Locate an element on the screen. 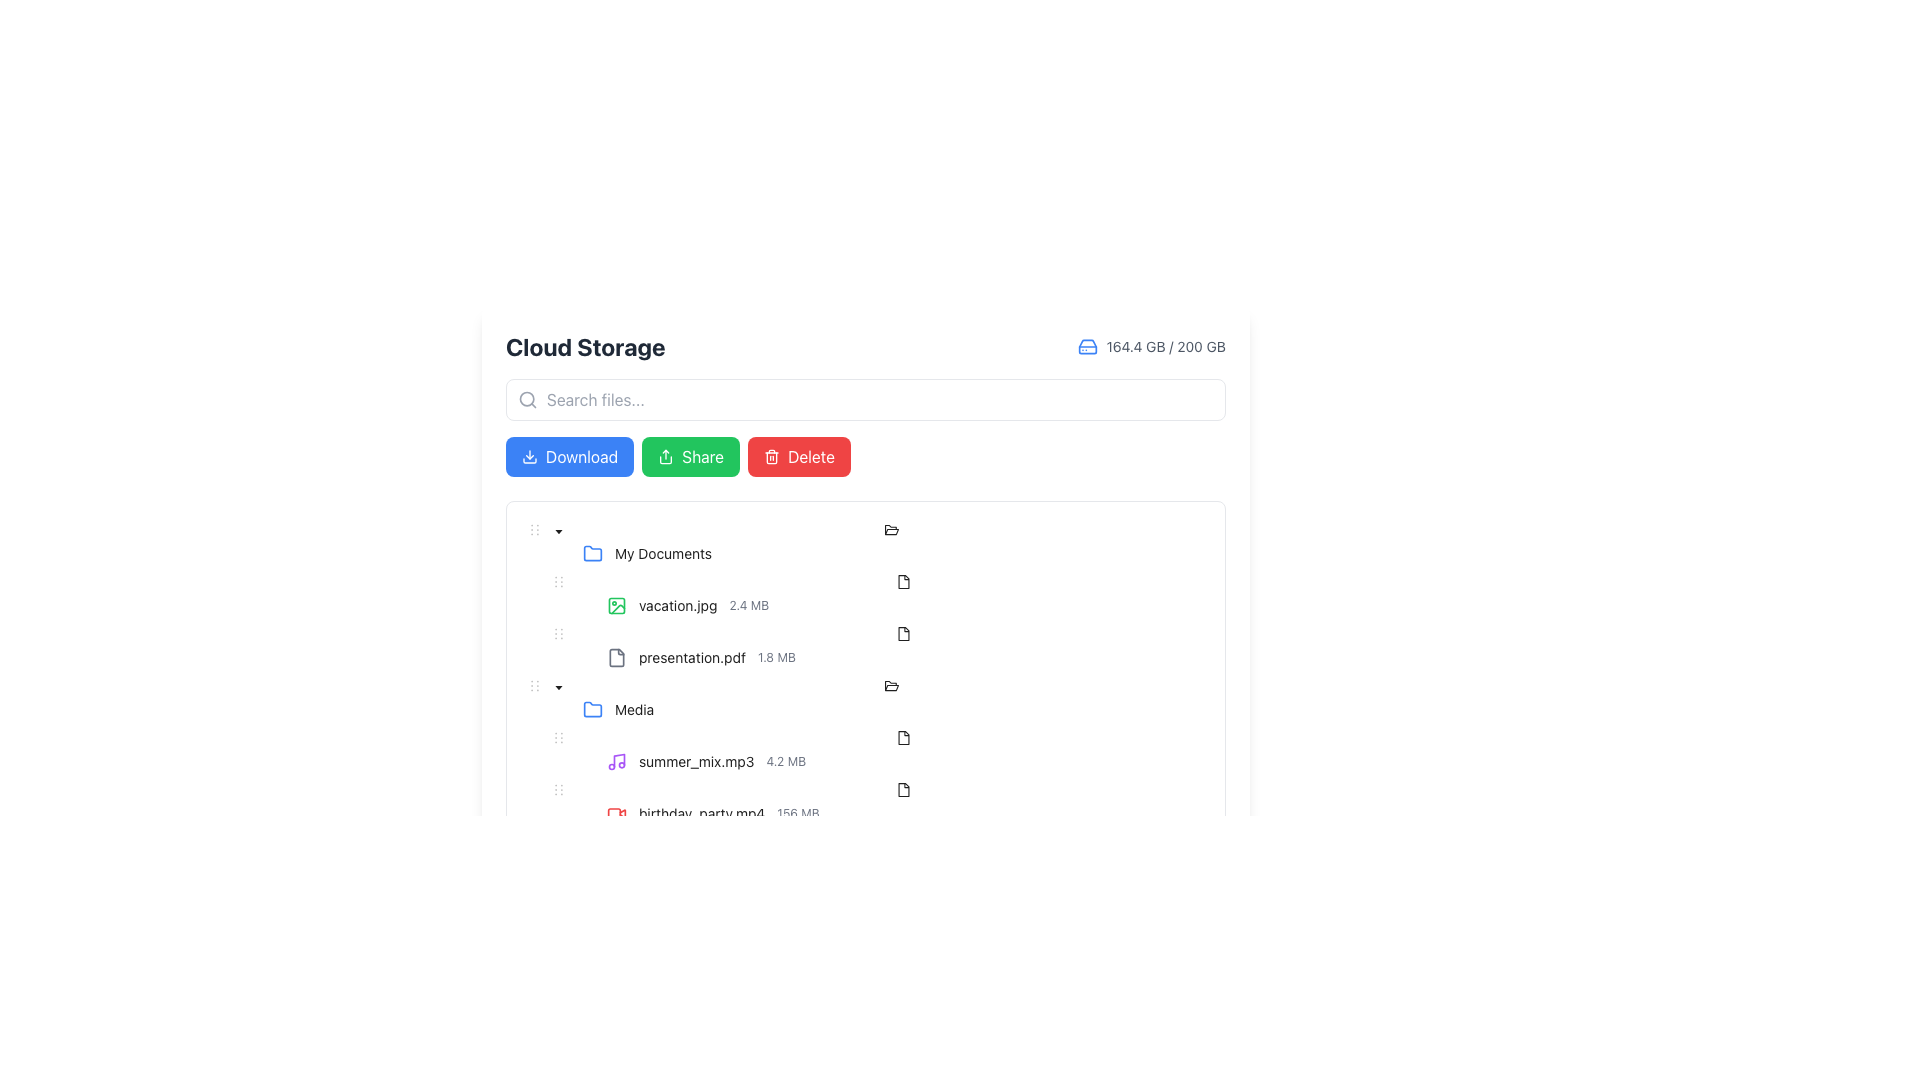 The height and width of the screenshot is (1080, 1920). the icon representing the file 'birthday_party.mp4' located in the 'Media' folder is located at coordinates (902, 788).